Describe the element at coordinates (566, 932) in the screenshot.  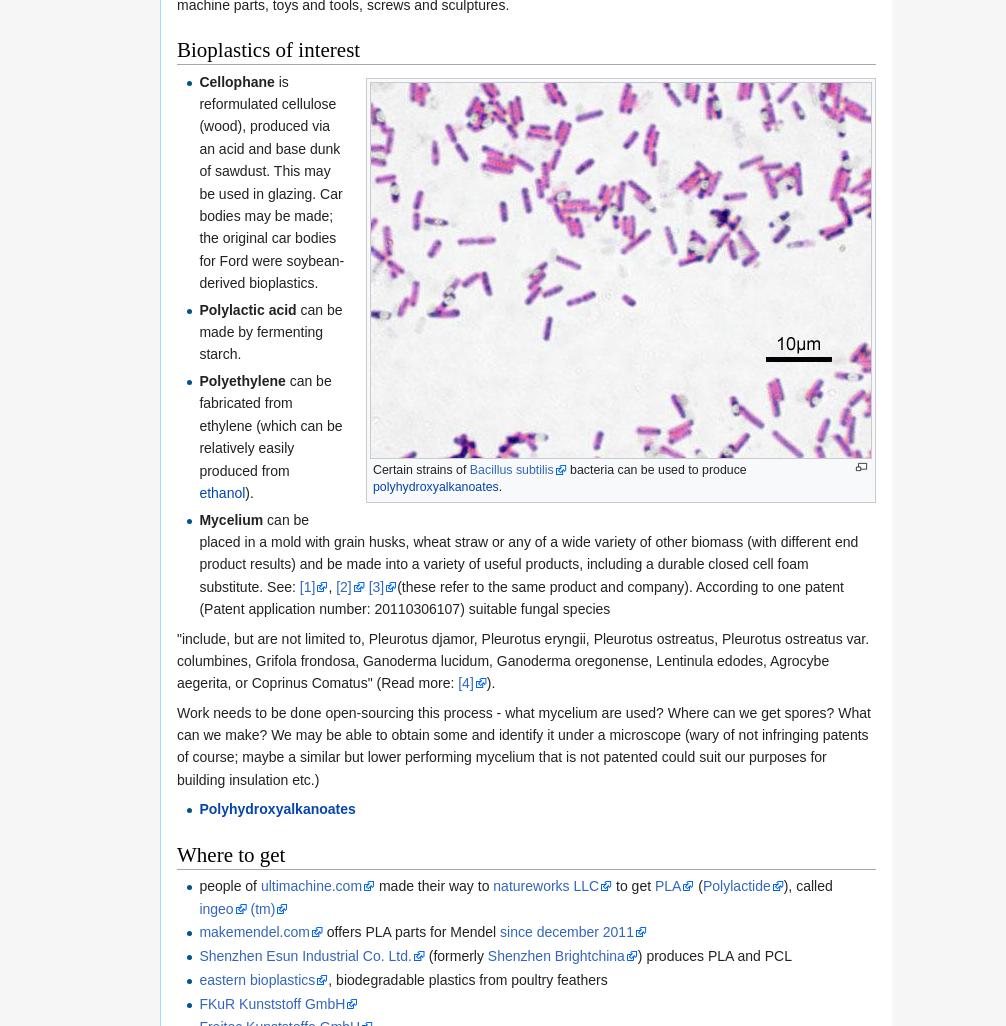
I see `'since december 2011'` at that location.